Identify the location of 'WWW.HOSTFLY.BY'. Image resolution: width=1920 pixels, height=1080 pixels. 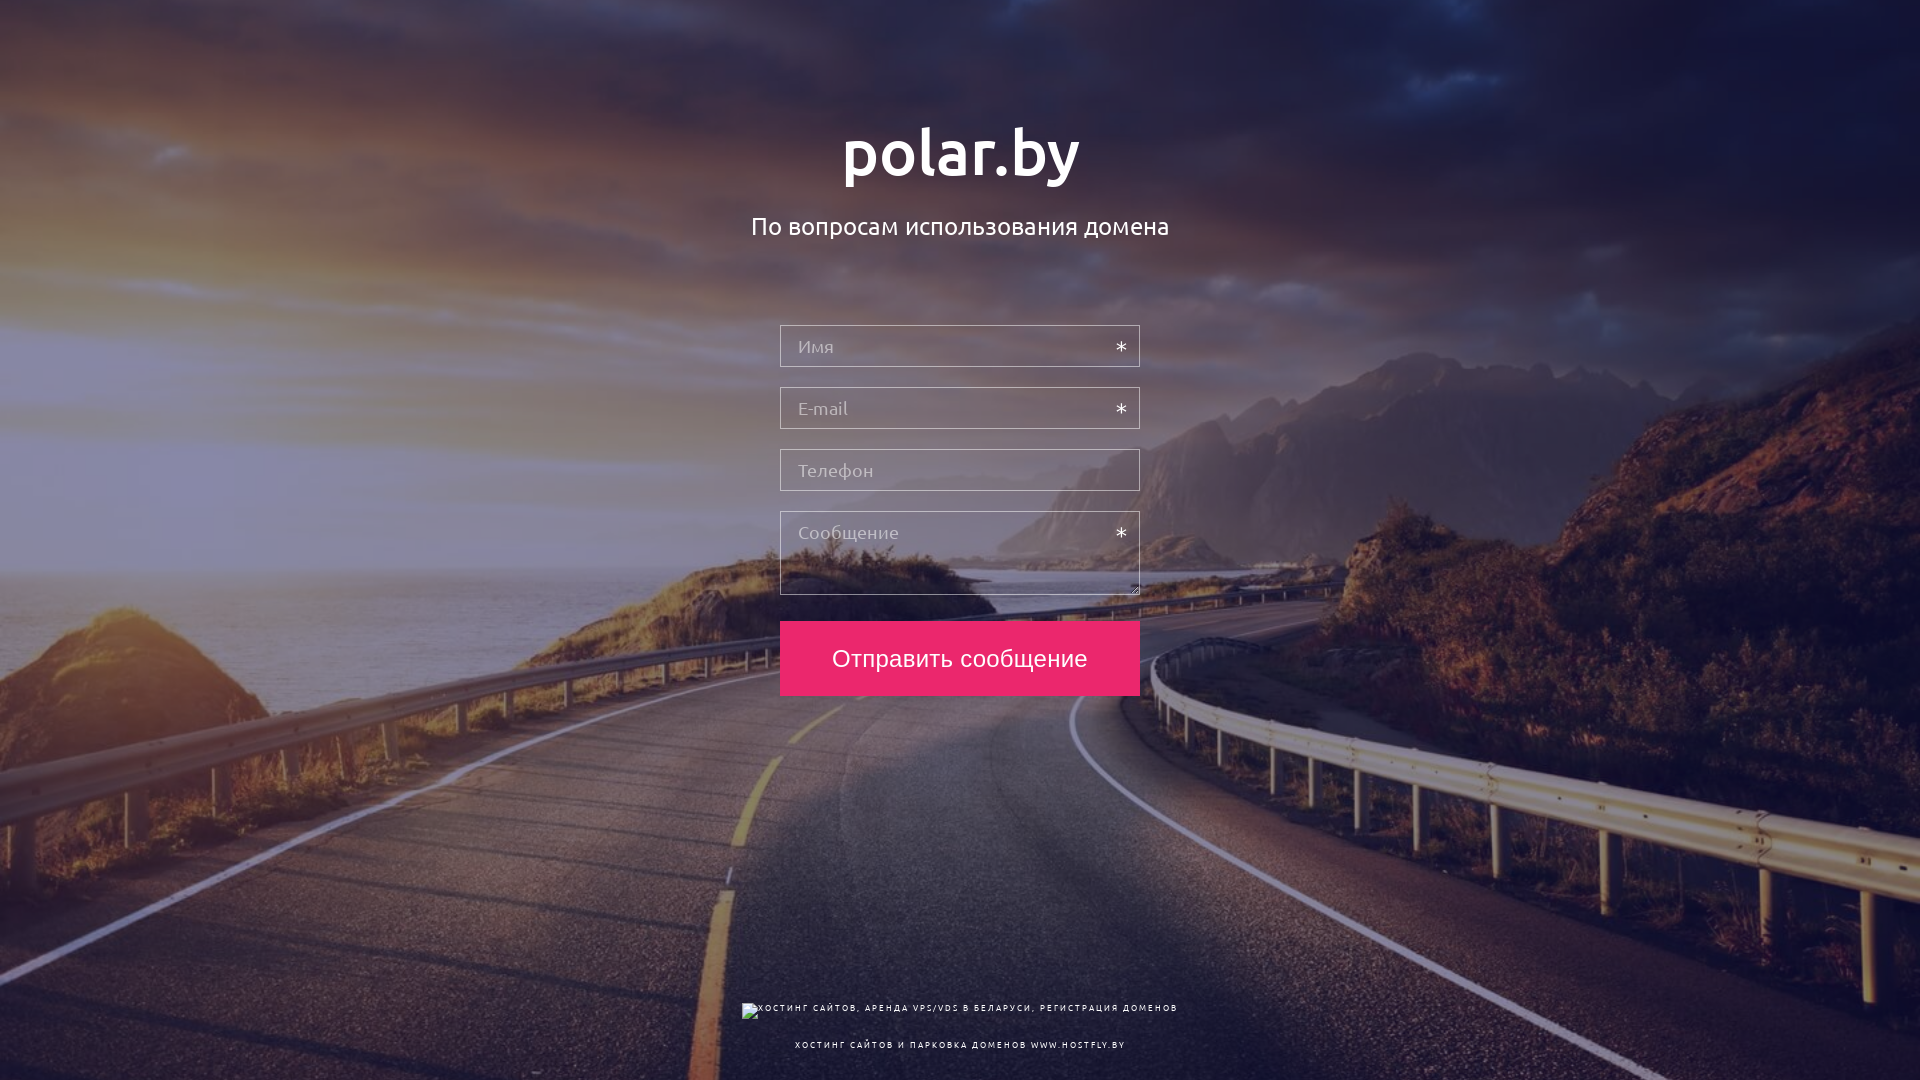
(1076, 1043).